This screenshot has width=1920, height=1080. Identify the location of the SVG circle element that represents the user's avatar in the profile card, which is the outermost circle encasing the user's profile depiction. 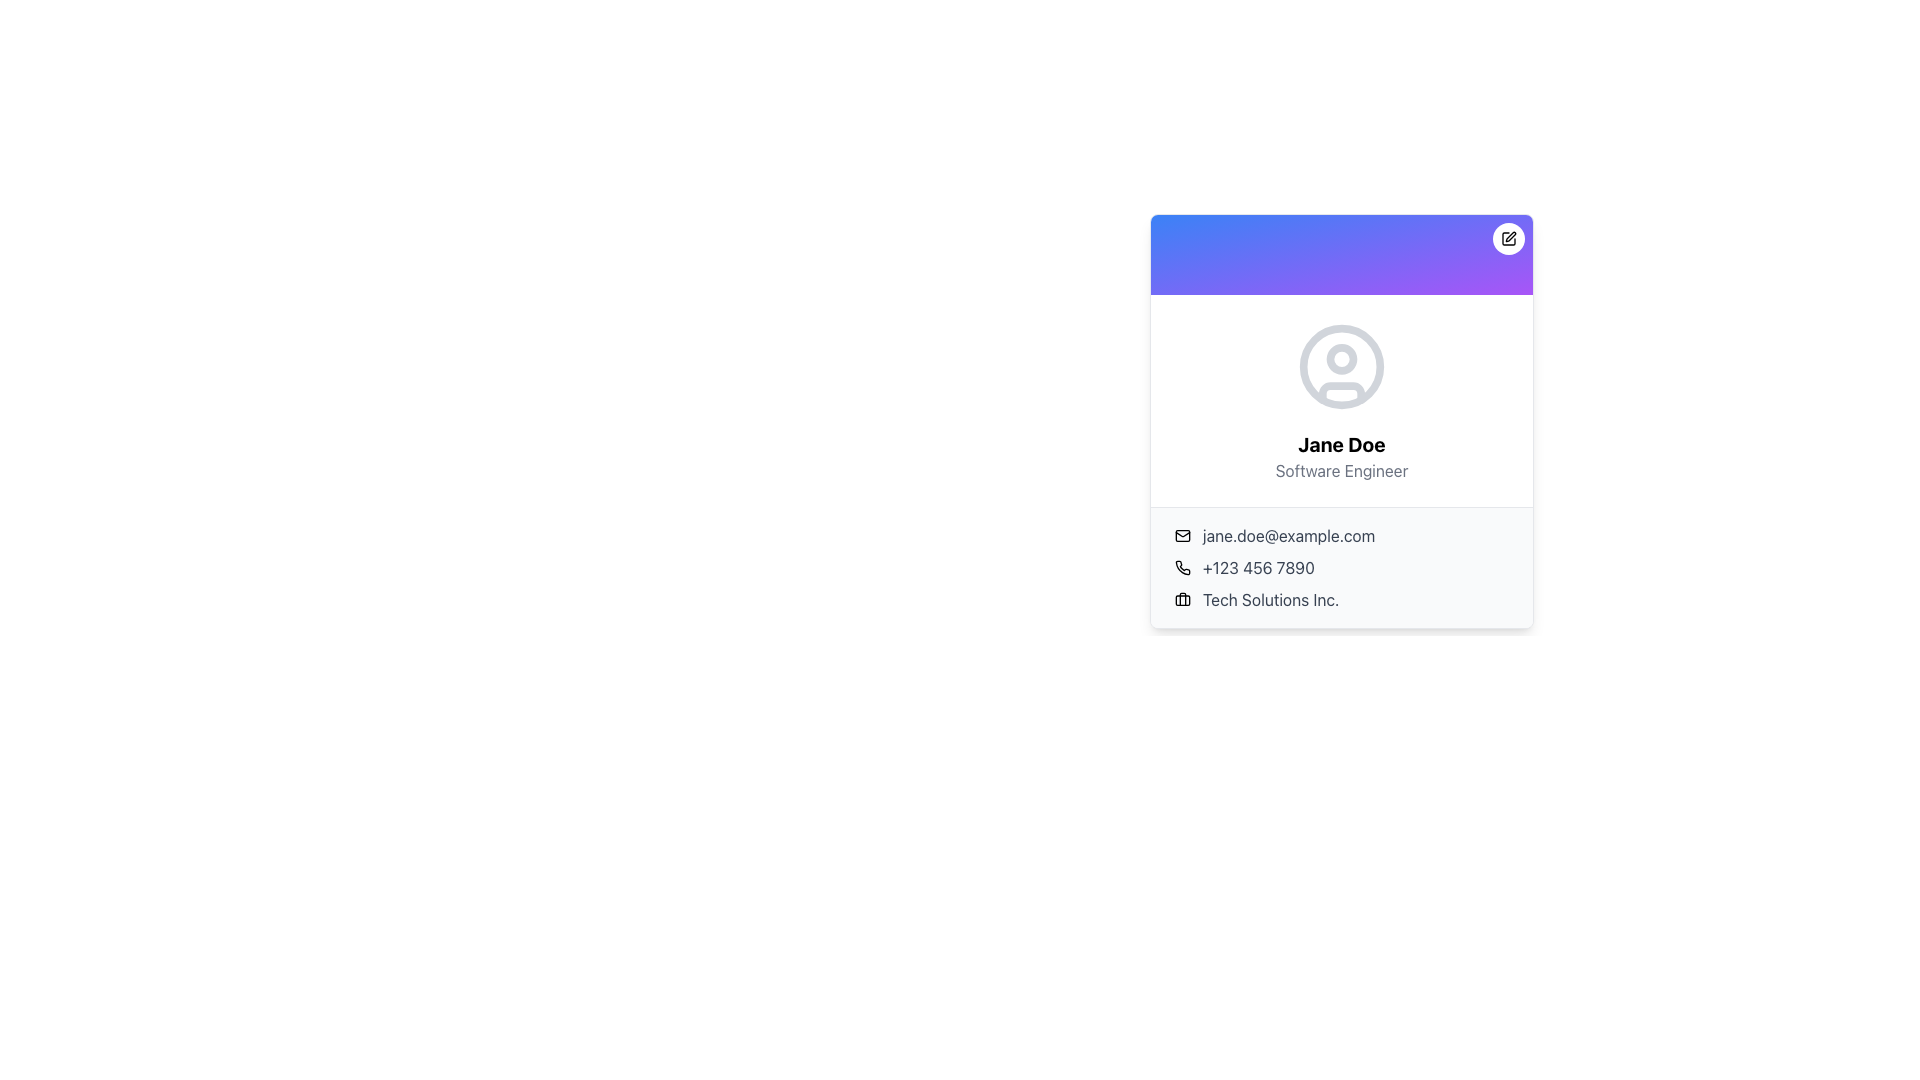
(1342, 366).